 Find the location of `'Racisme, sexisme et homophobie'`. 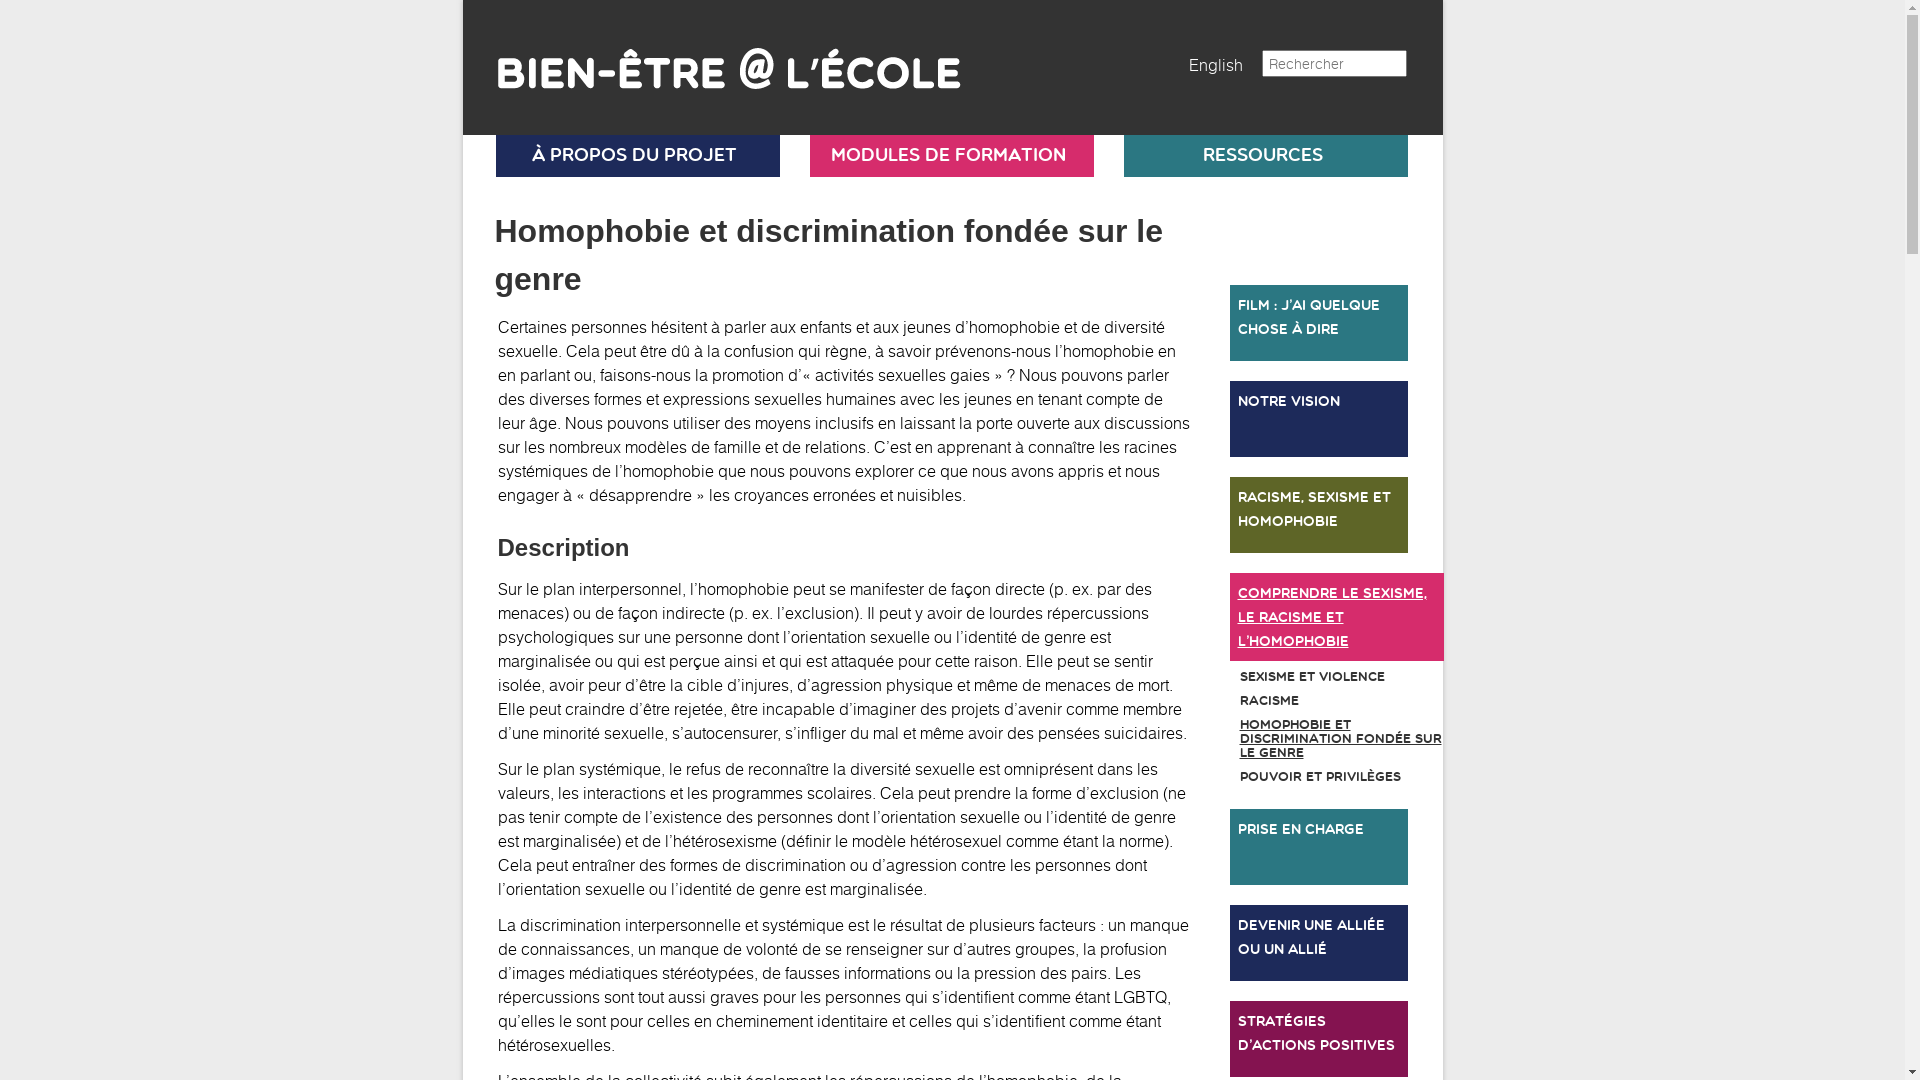

'Racisme, sexisme et homophobie' is located at coordinates (1319, 514).